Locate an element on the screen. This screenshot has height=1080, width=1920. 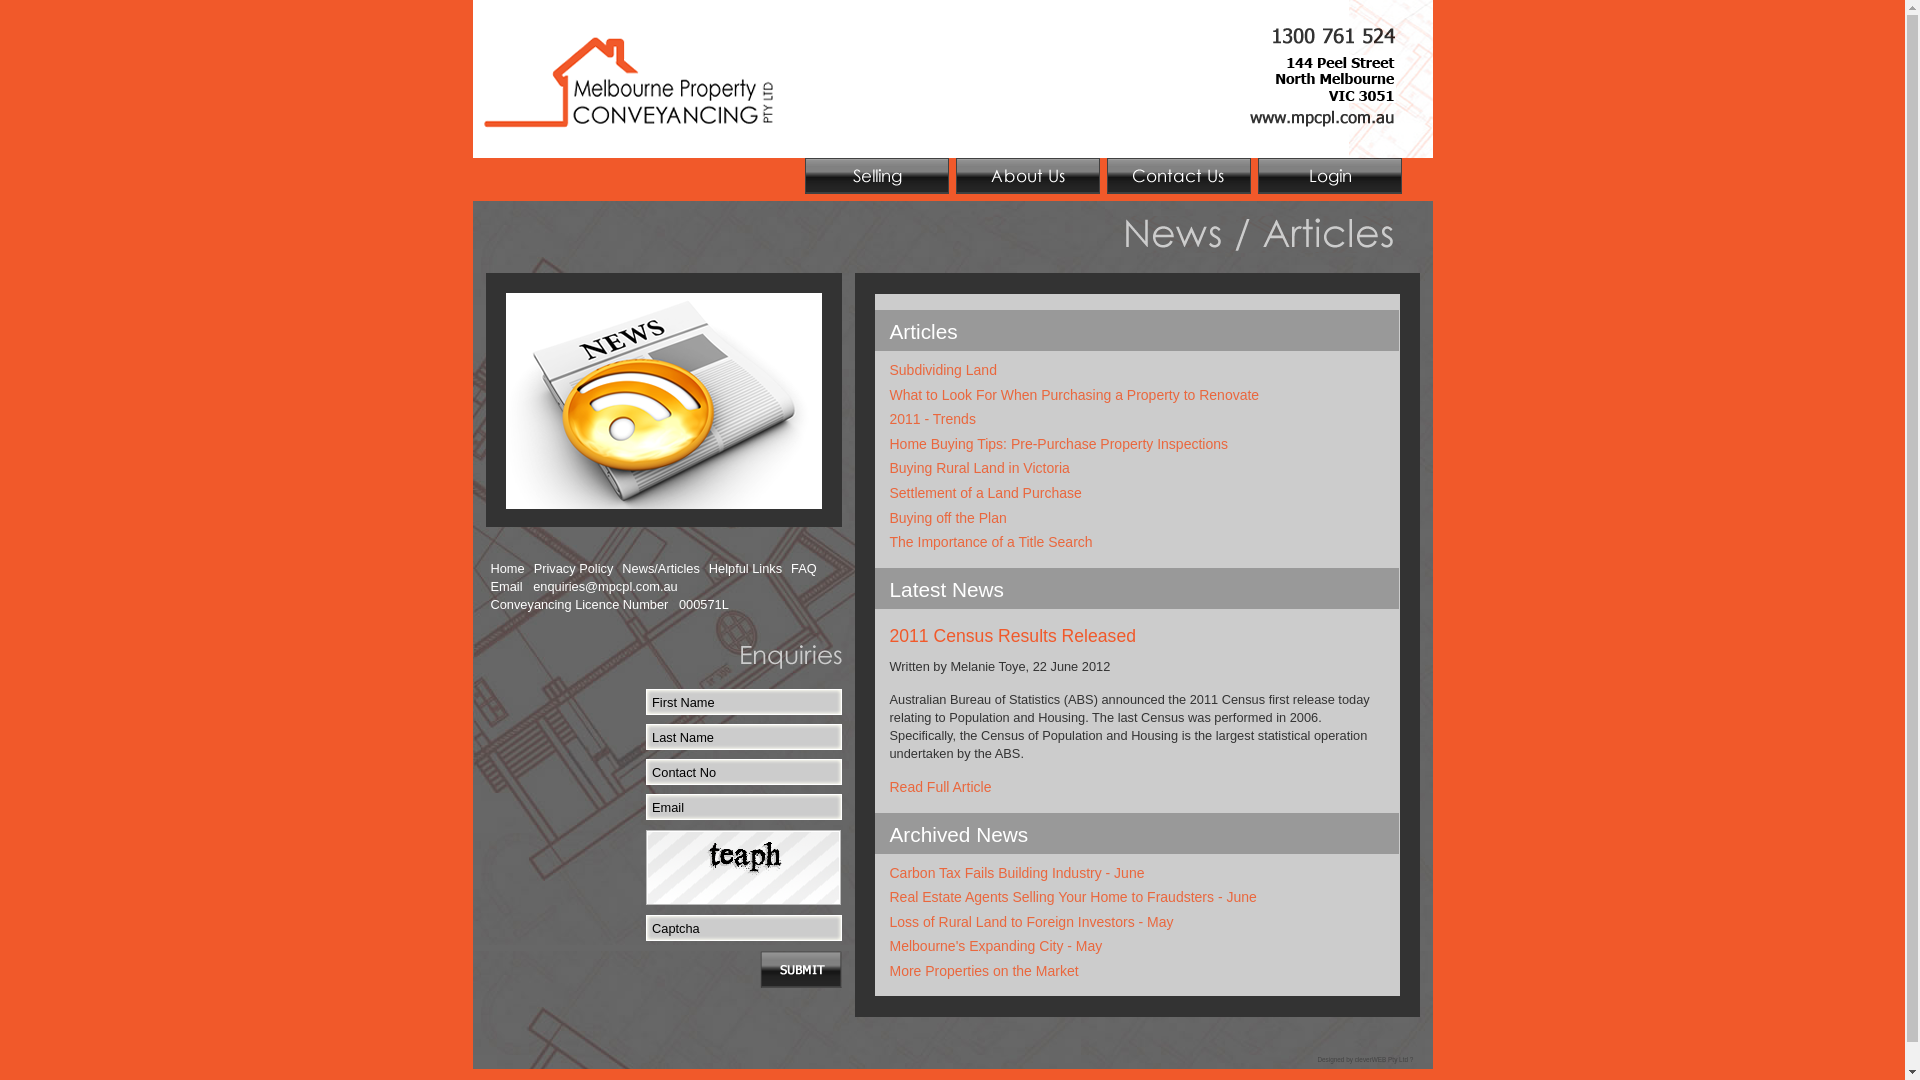
'Settlement of a Land Purchase' is located at coordinates (985, 493).